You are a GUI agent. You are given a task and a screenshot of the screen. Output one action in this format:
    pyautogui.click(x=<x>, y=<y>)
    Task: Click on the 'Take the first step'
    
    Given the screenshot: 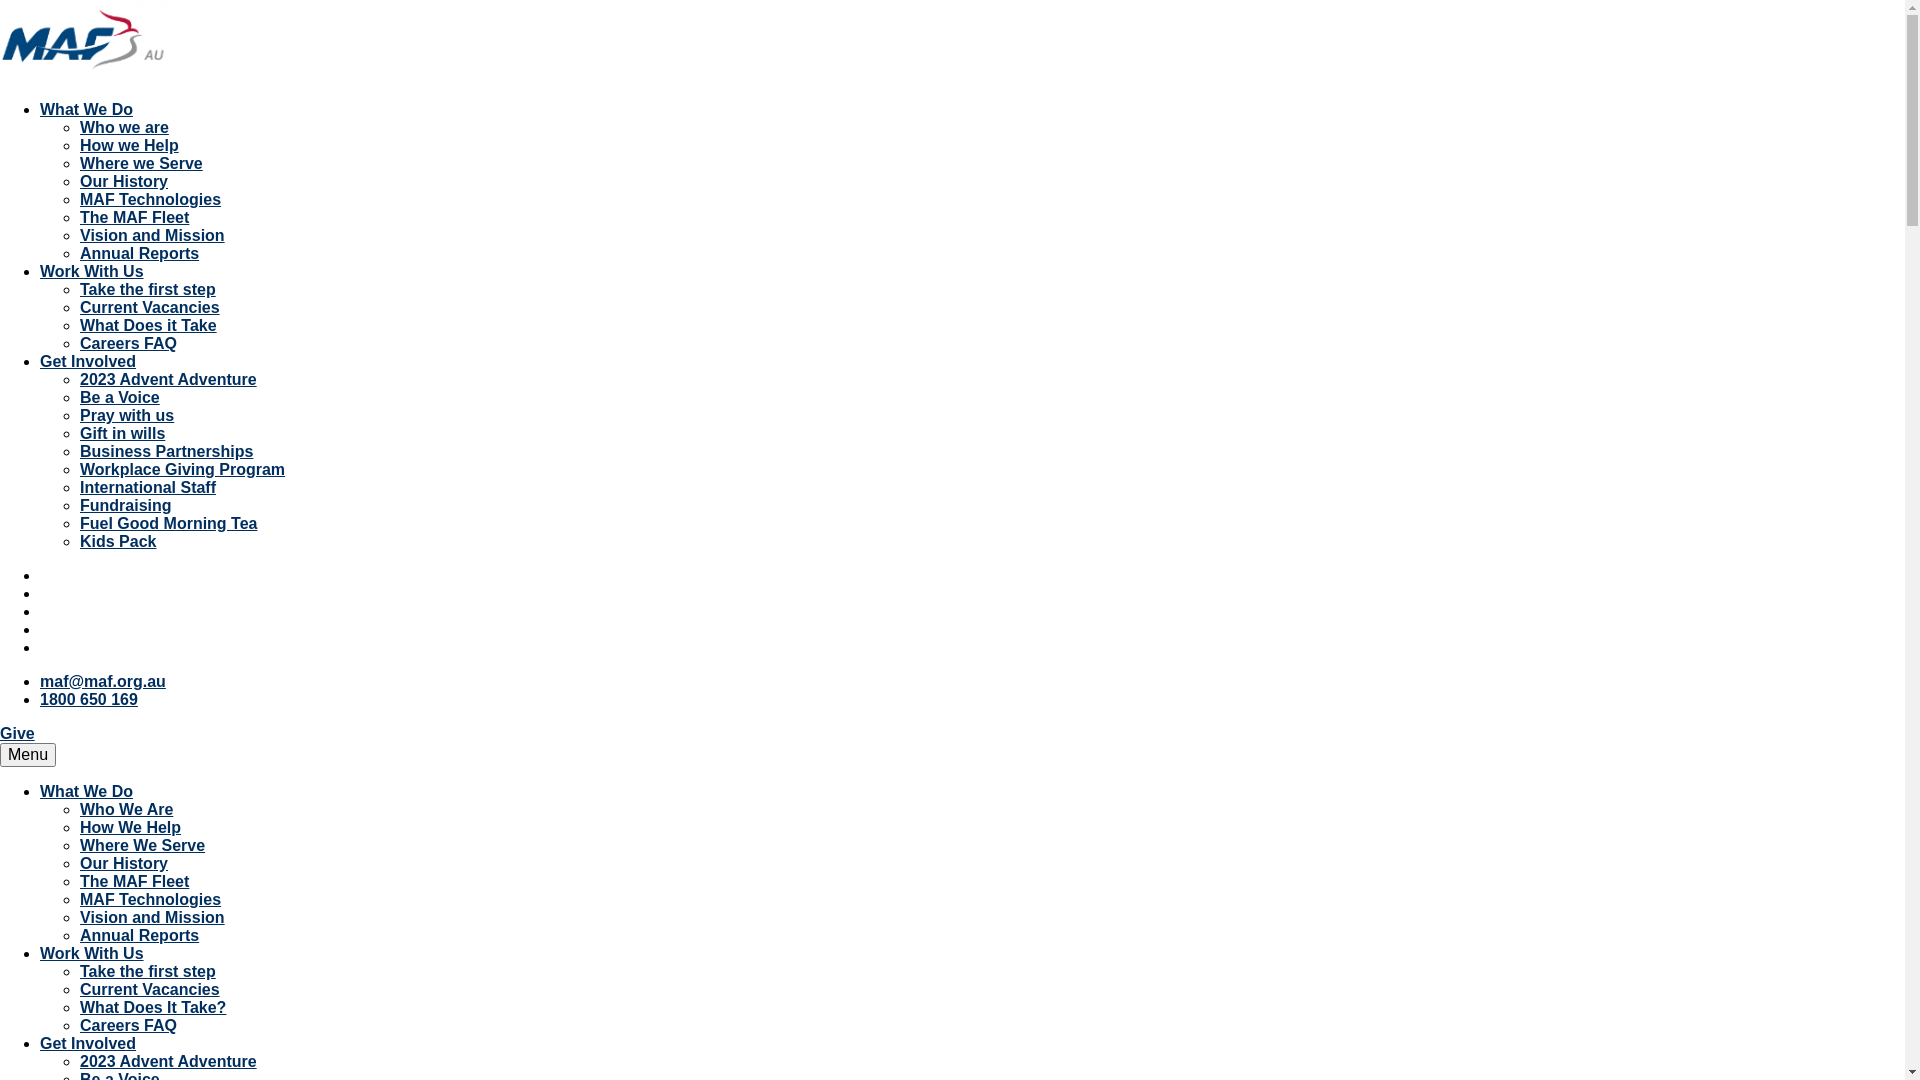 What is the action you would take?
    pyautogui.click(x=147, y=970)
    